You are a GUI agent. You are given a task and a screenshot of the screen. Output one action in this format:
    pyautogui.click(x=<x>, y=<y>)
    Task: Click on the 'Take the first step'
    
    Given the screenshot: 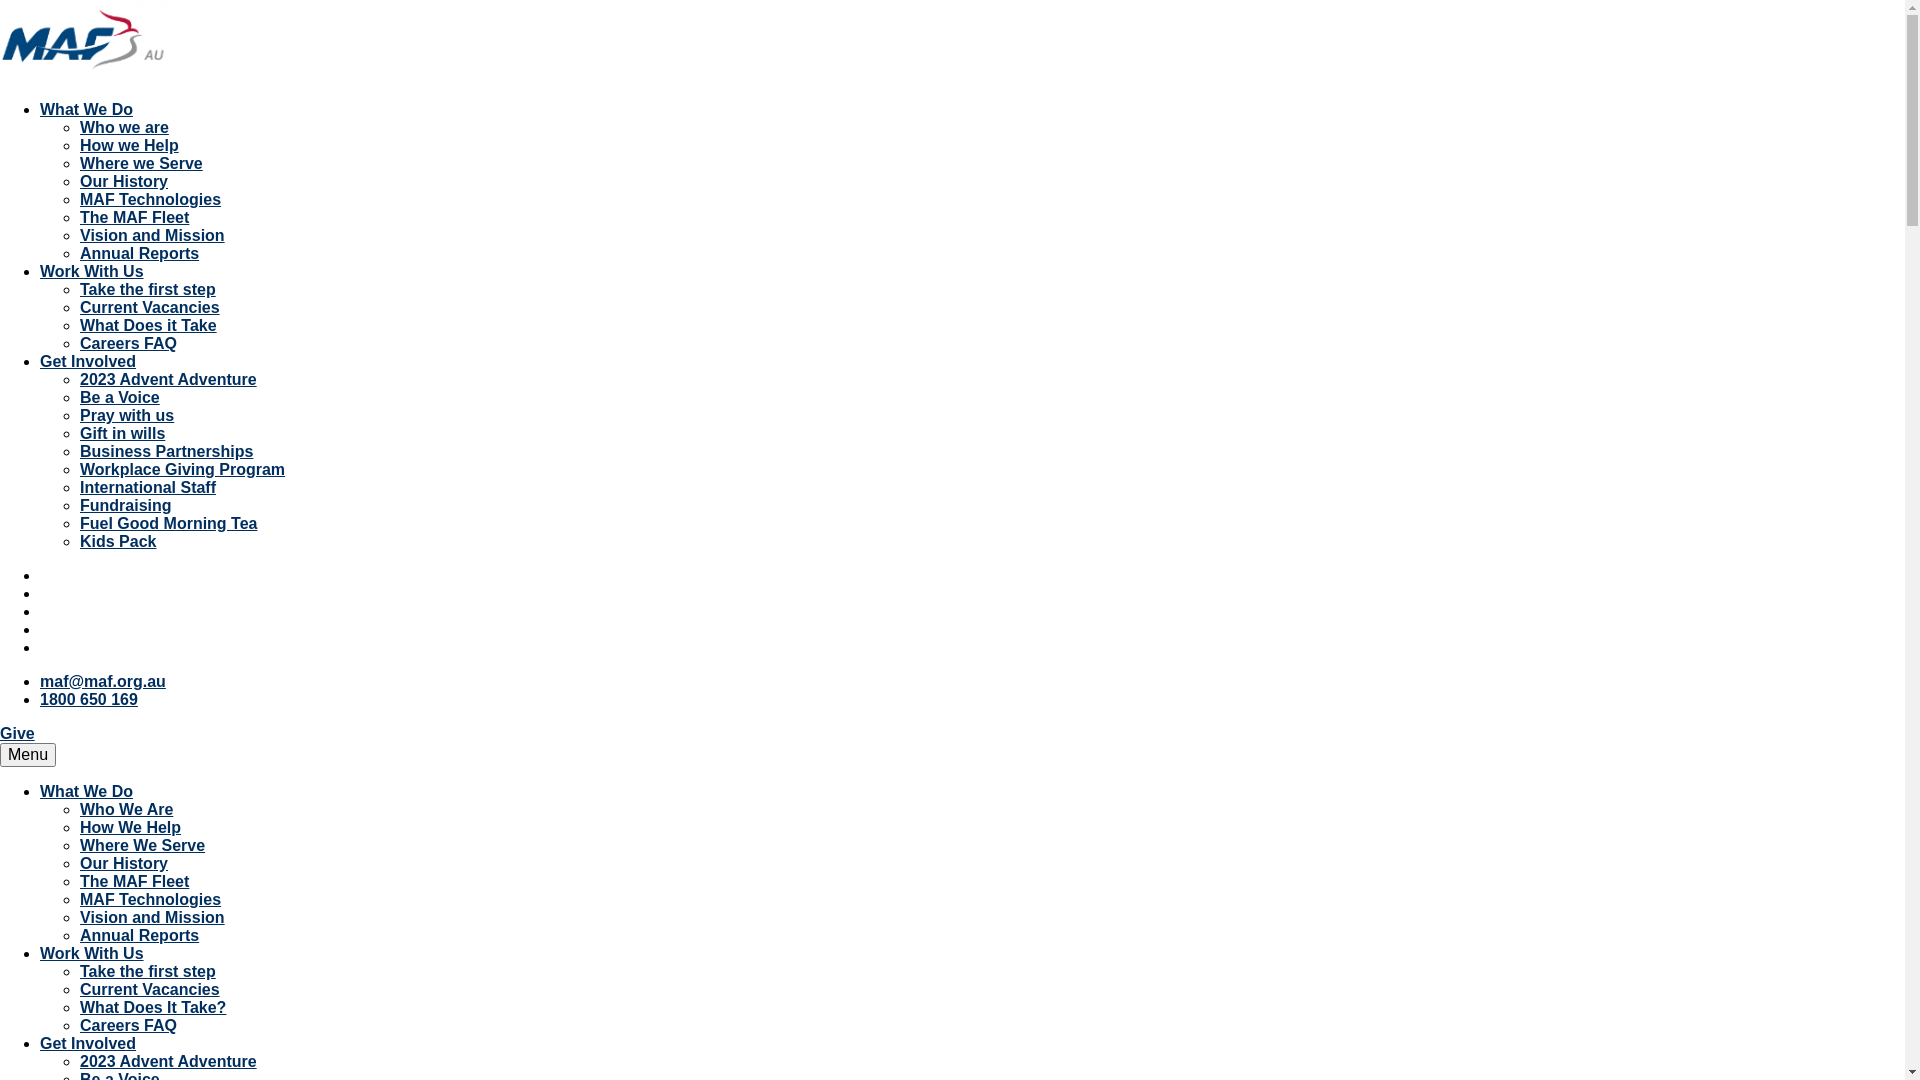 What is the action you would take?
    pyautogui.click(x=147, y=970)
    